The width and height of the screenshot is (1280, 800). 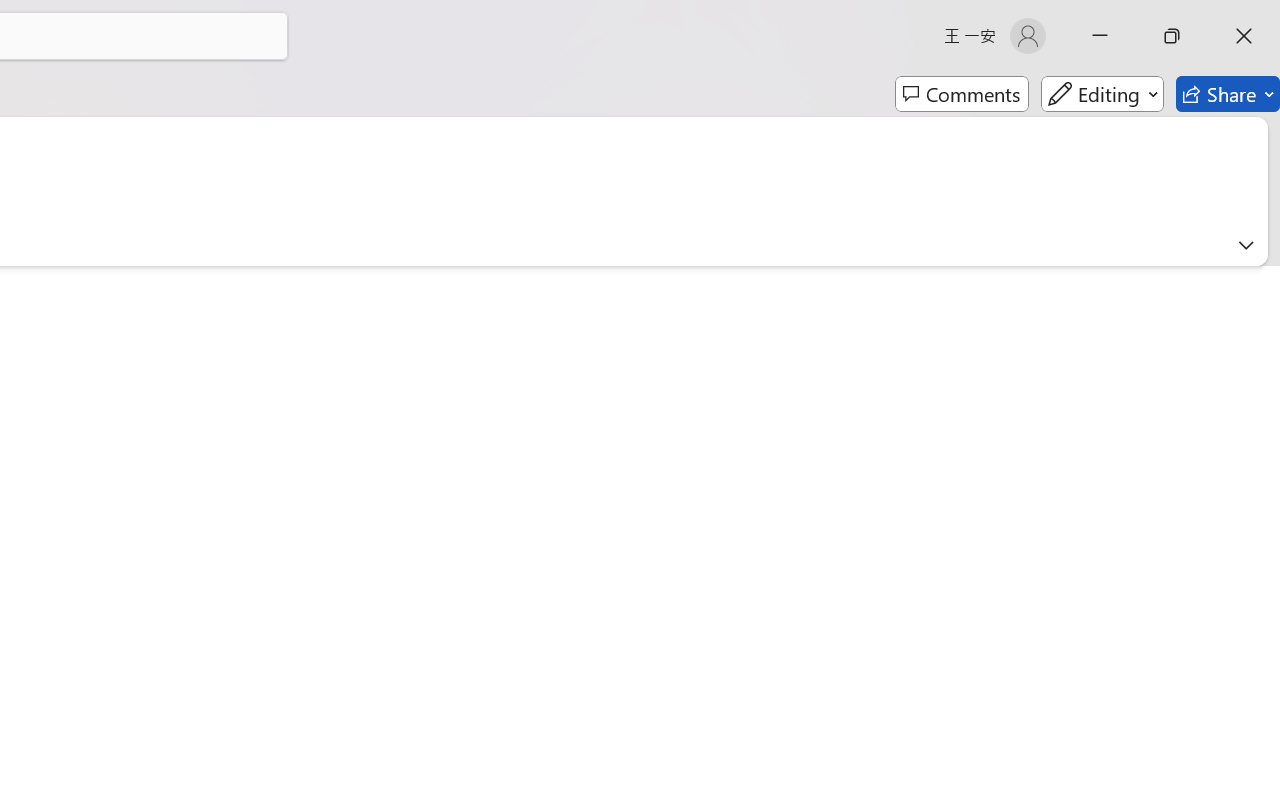 I want to click on 'Comments', so click(x=961, y=94).